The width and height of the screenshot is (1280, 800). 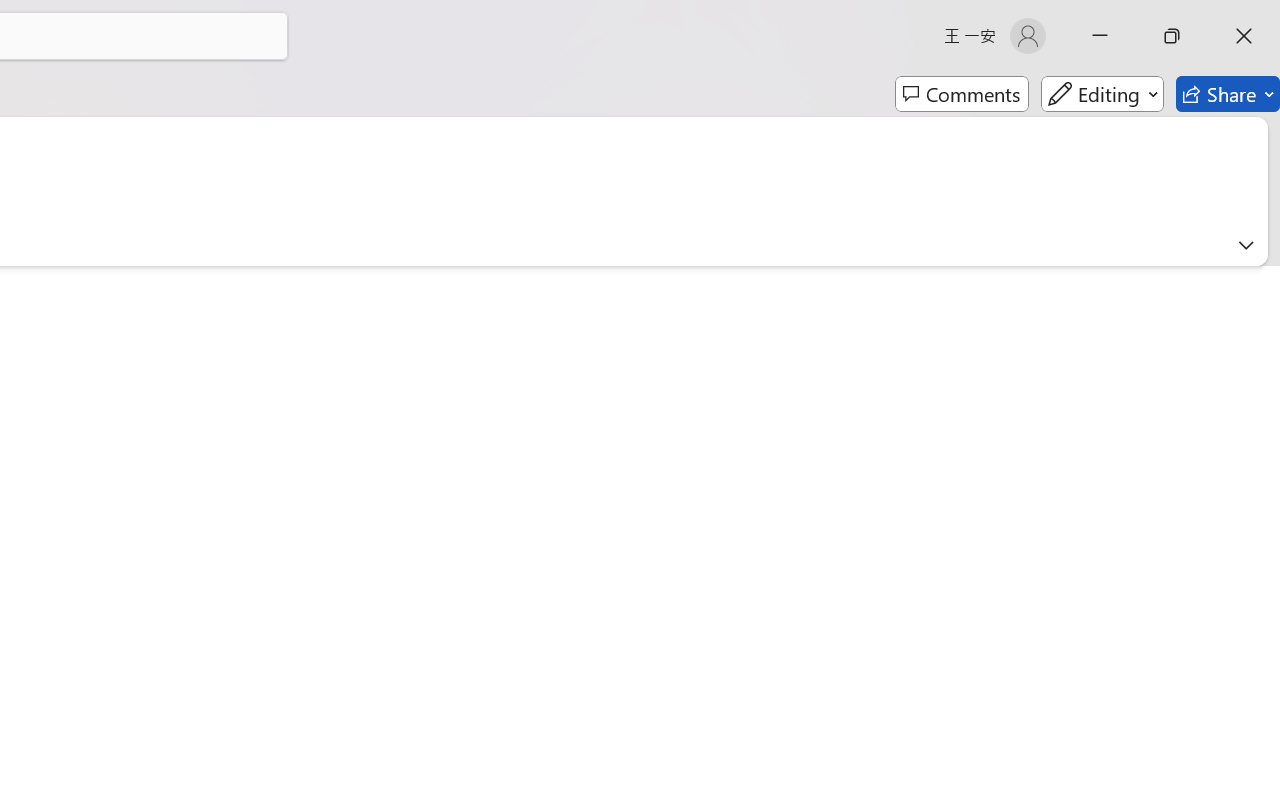 I want to click on 'Comments', so click(x=961, y=94).